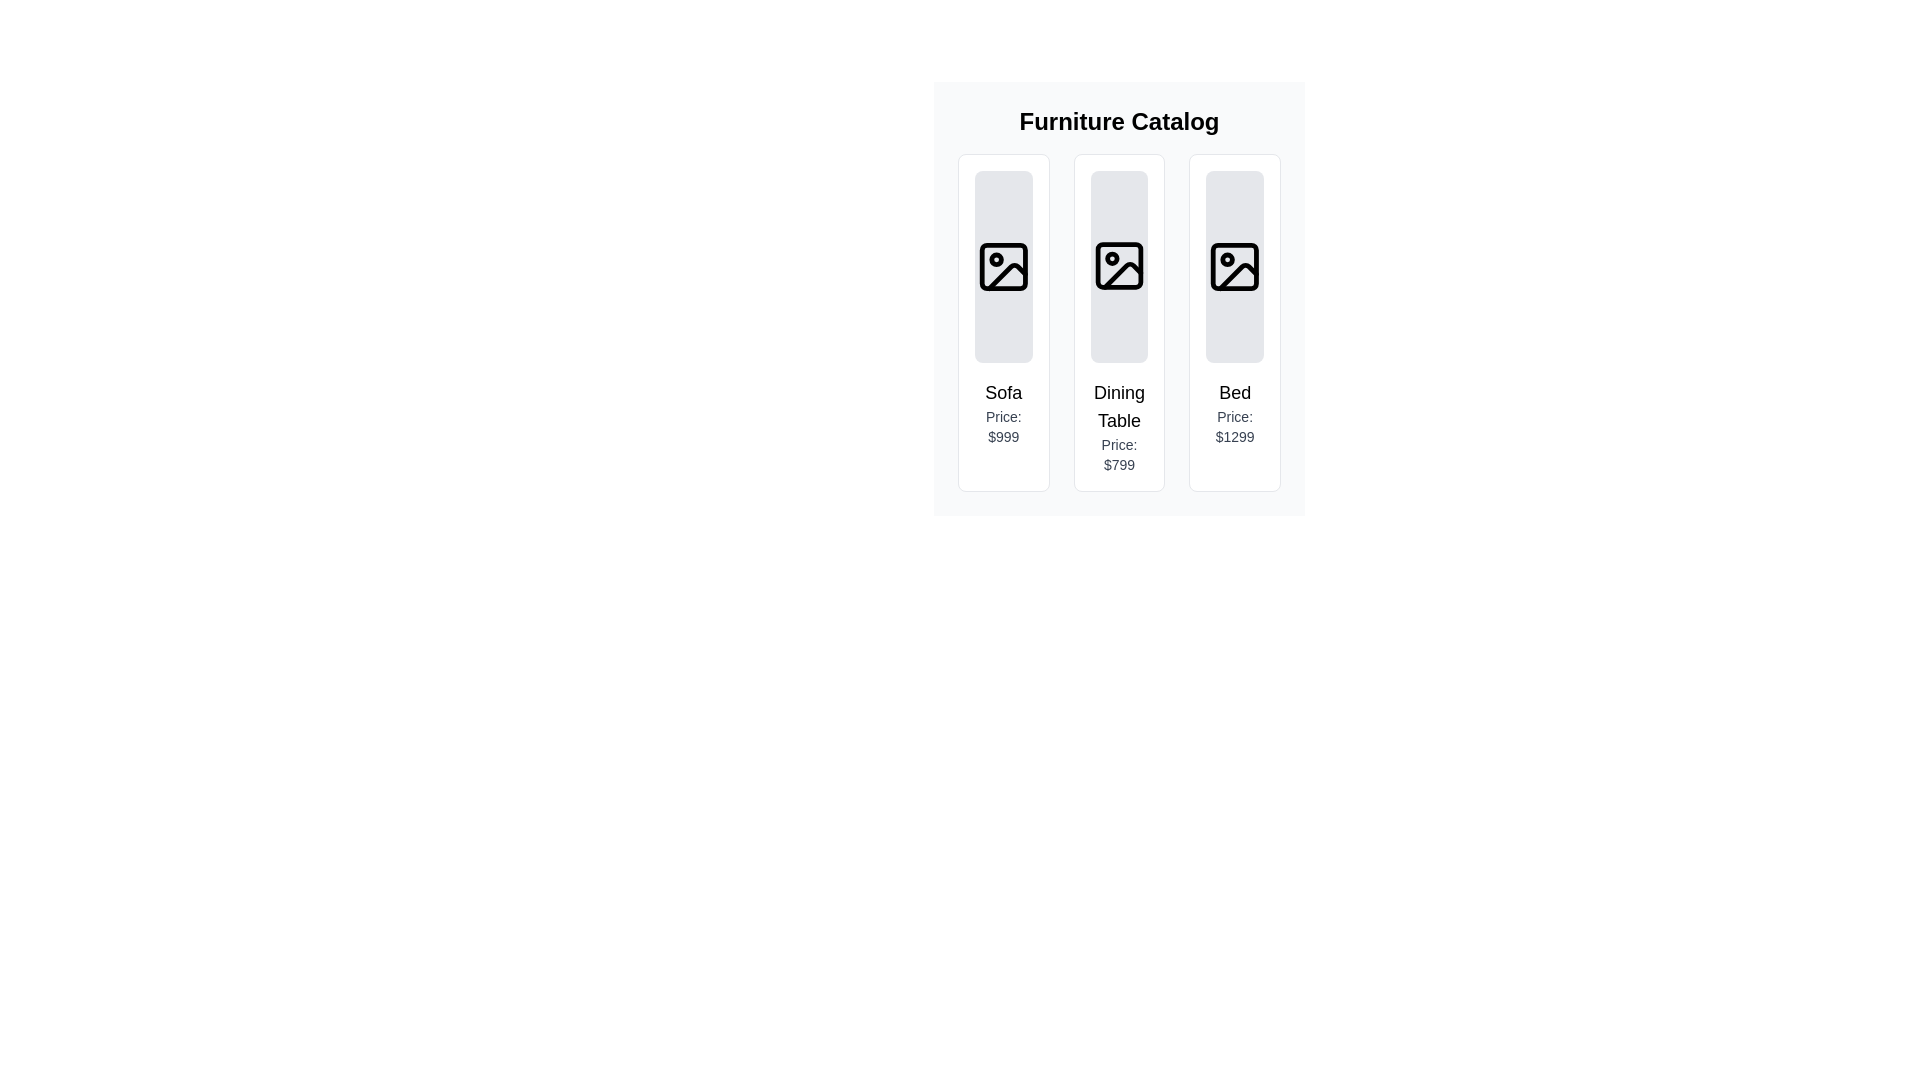  What do you see at coordinates (1118, 455) in the screenshot?
I see `the static text block displaying the price of the 'Dining Table', located at the bottom of the card under the title 'Dining Table'` at bounding box center [1118, 455].